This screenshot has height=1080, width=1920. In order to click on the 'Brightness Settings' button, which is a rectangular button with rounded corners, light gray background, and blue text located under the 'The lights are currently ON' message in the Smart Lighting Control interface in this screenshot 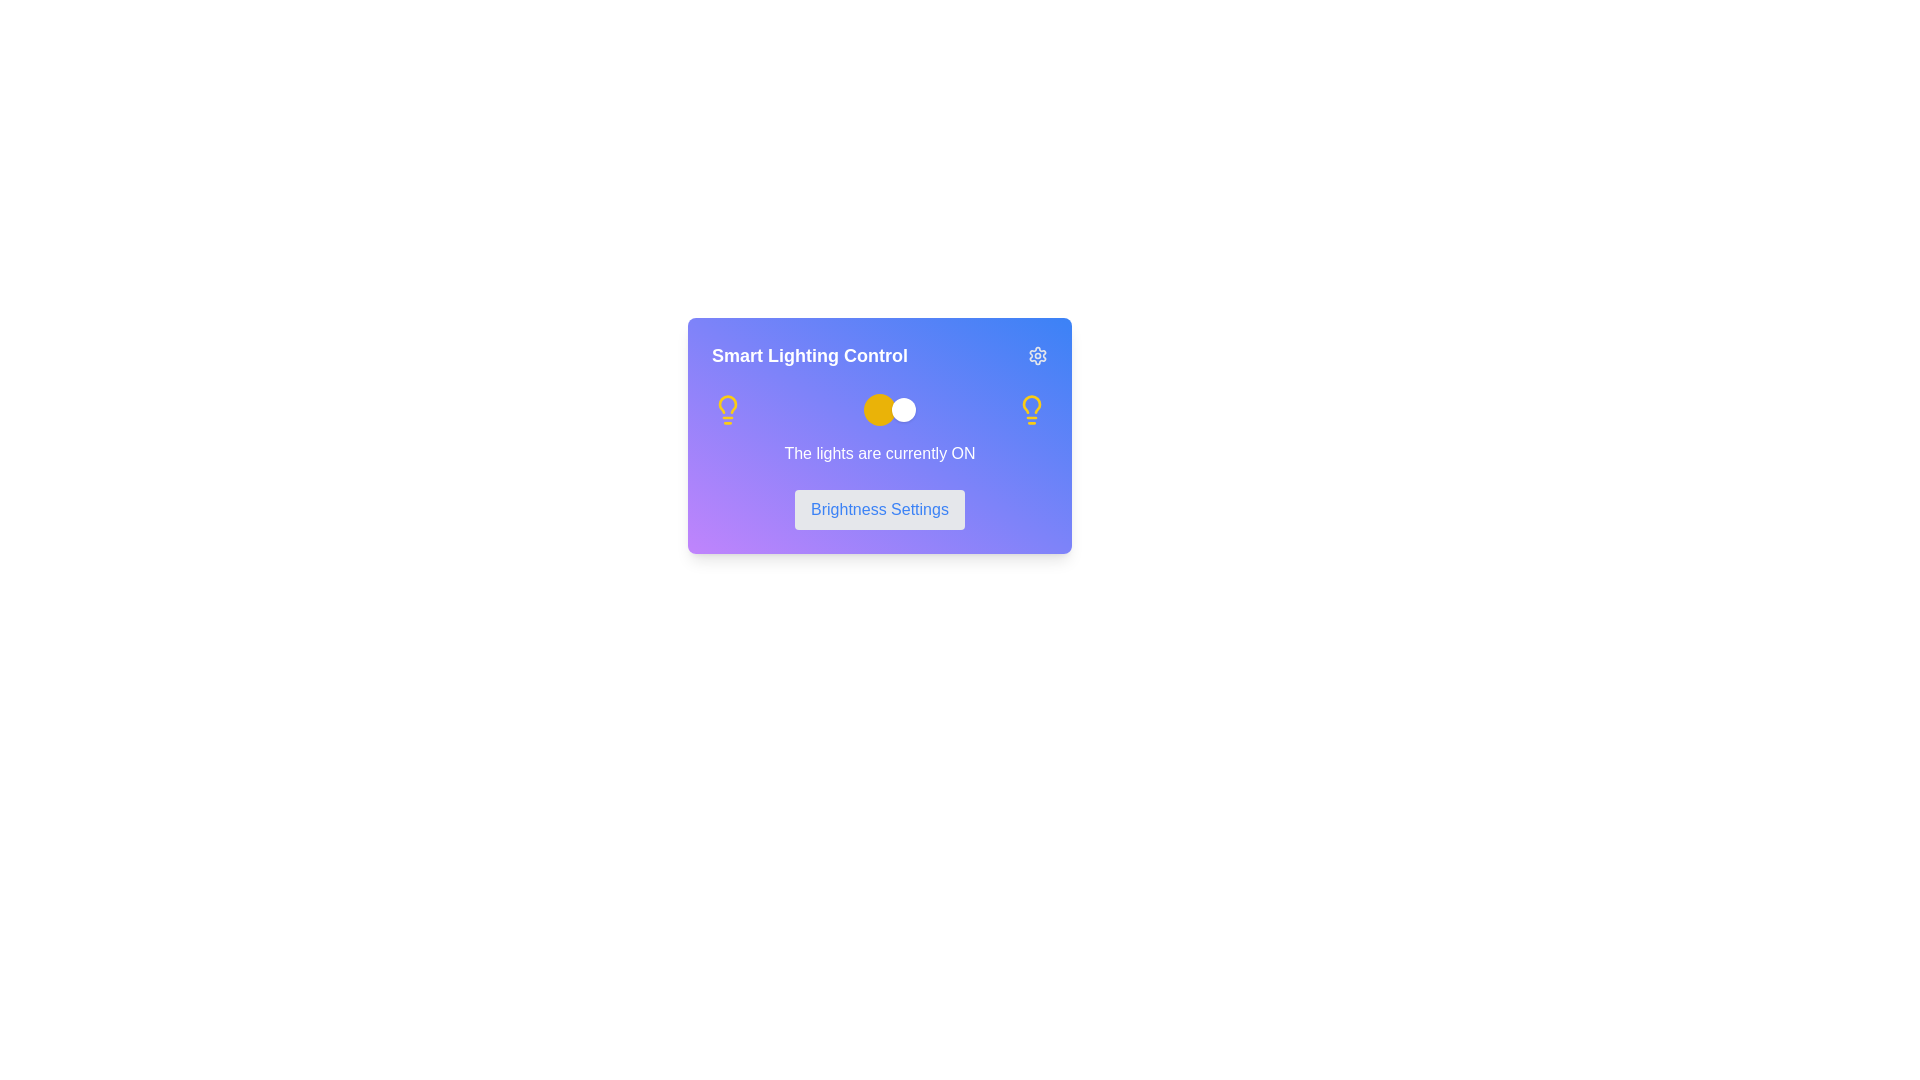, I will do `click(879, 508)`.